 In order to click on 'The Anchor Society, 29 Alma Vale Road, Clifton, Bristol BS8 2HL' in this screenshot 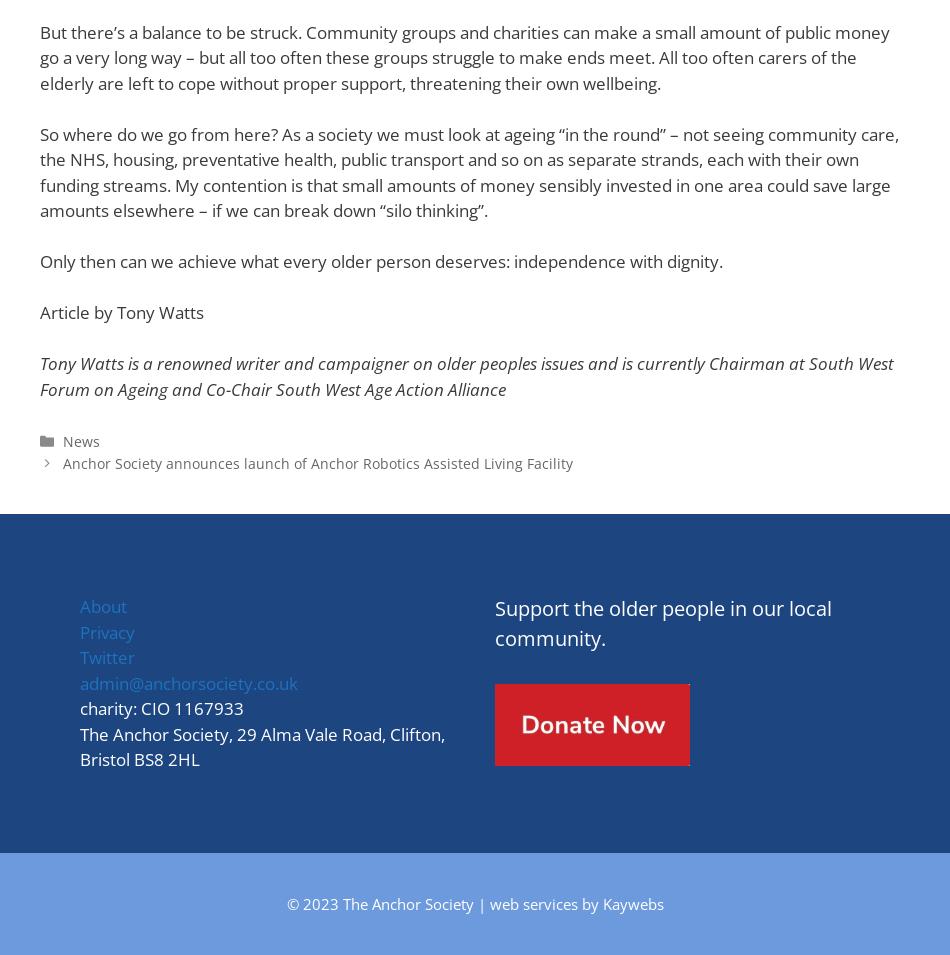, I will do `click(261, 745)`.